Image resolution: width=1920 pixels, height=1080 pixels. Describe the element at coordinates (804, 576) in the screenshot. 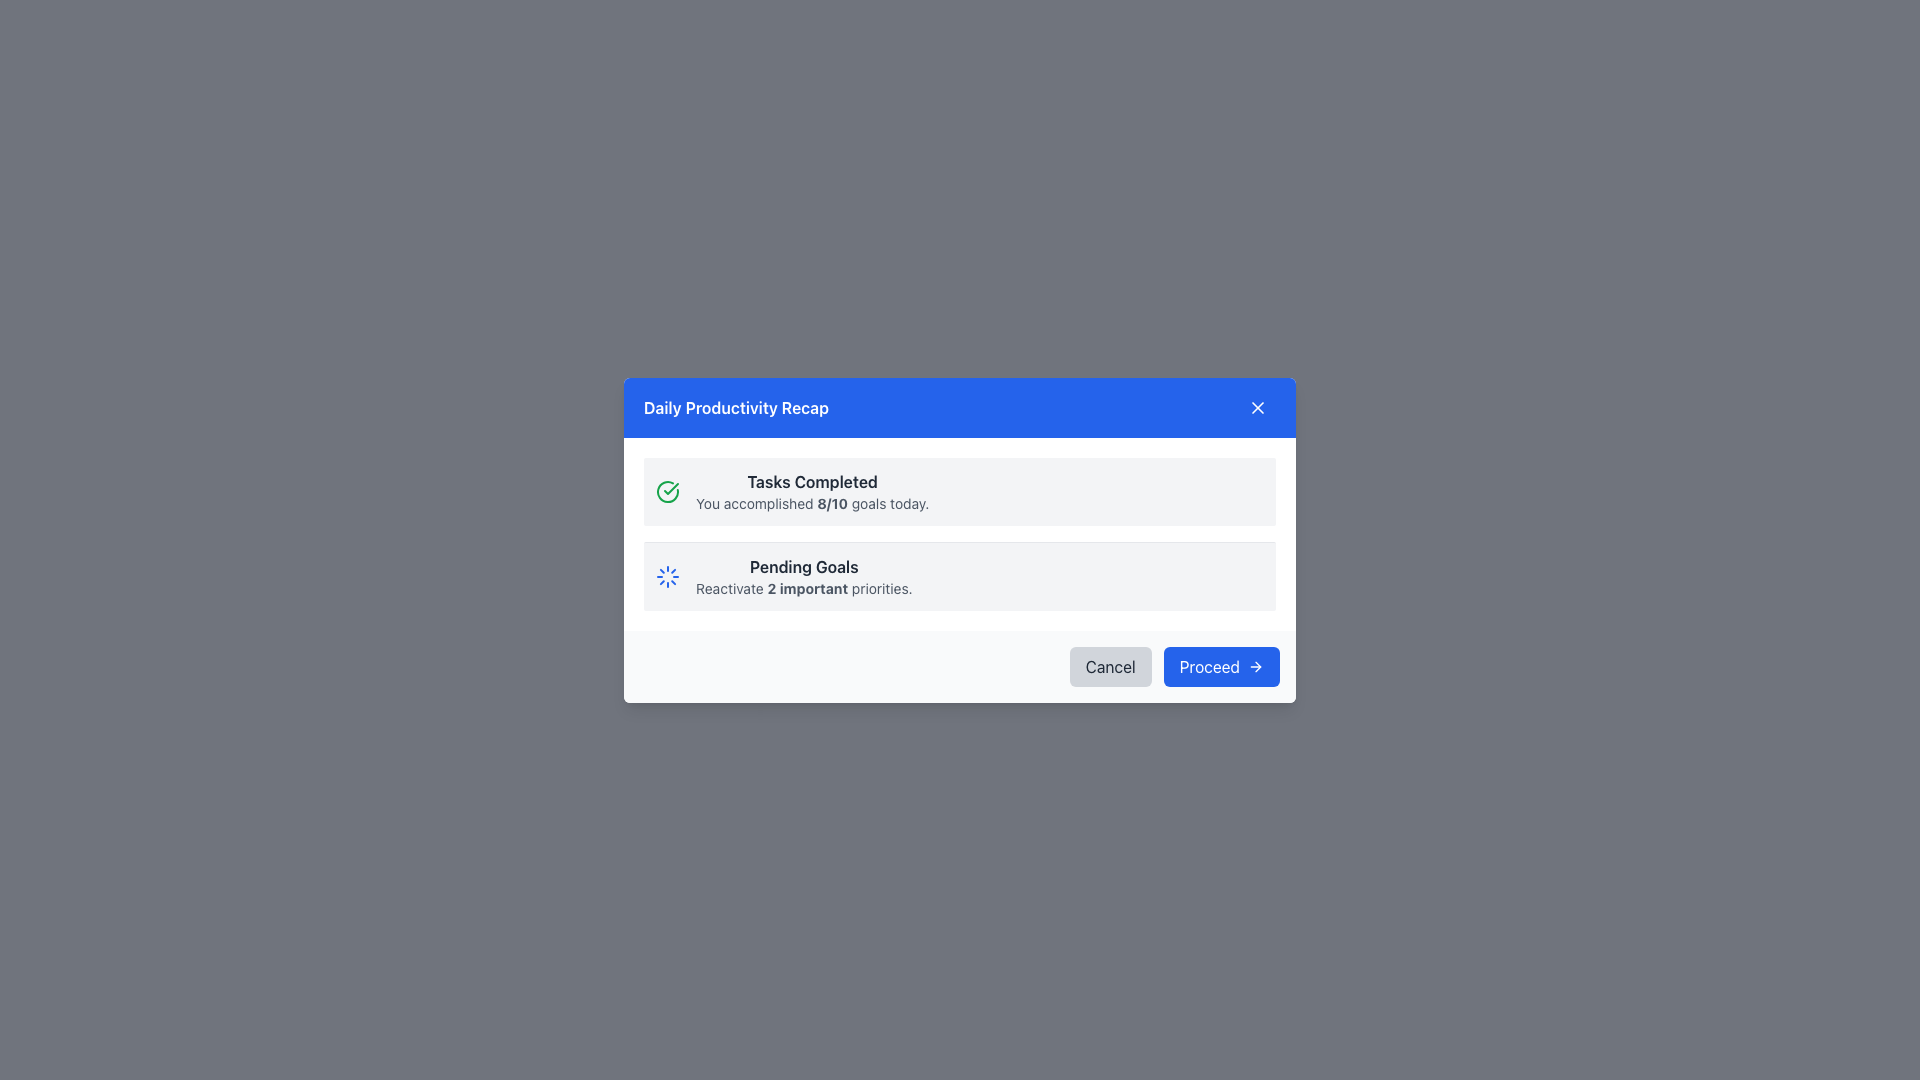

I see `the text block displaying information about pending goals, located below the 'Tasks Completed' section and next to a small blue circular icon` at that location.